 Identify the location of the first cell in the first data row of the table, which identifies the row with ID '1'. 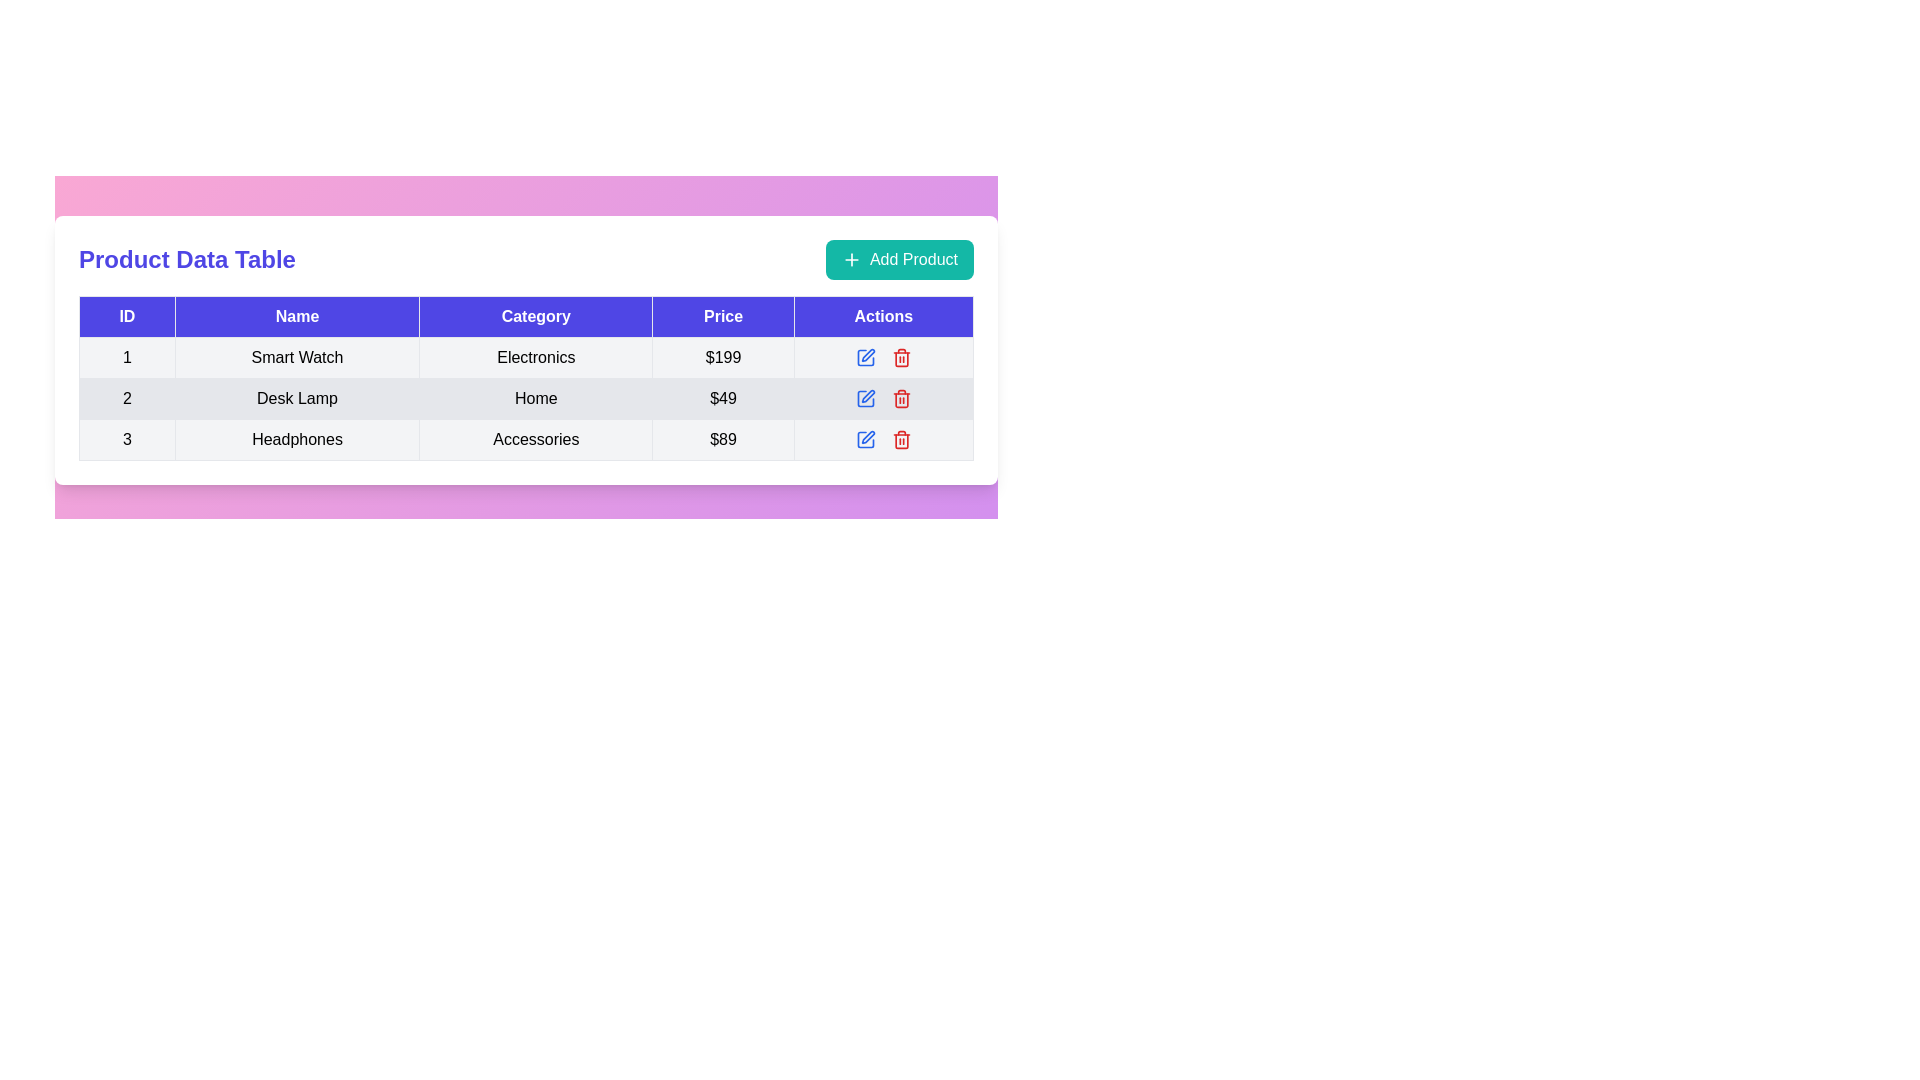
(126, 357).